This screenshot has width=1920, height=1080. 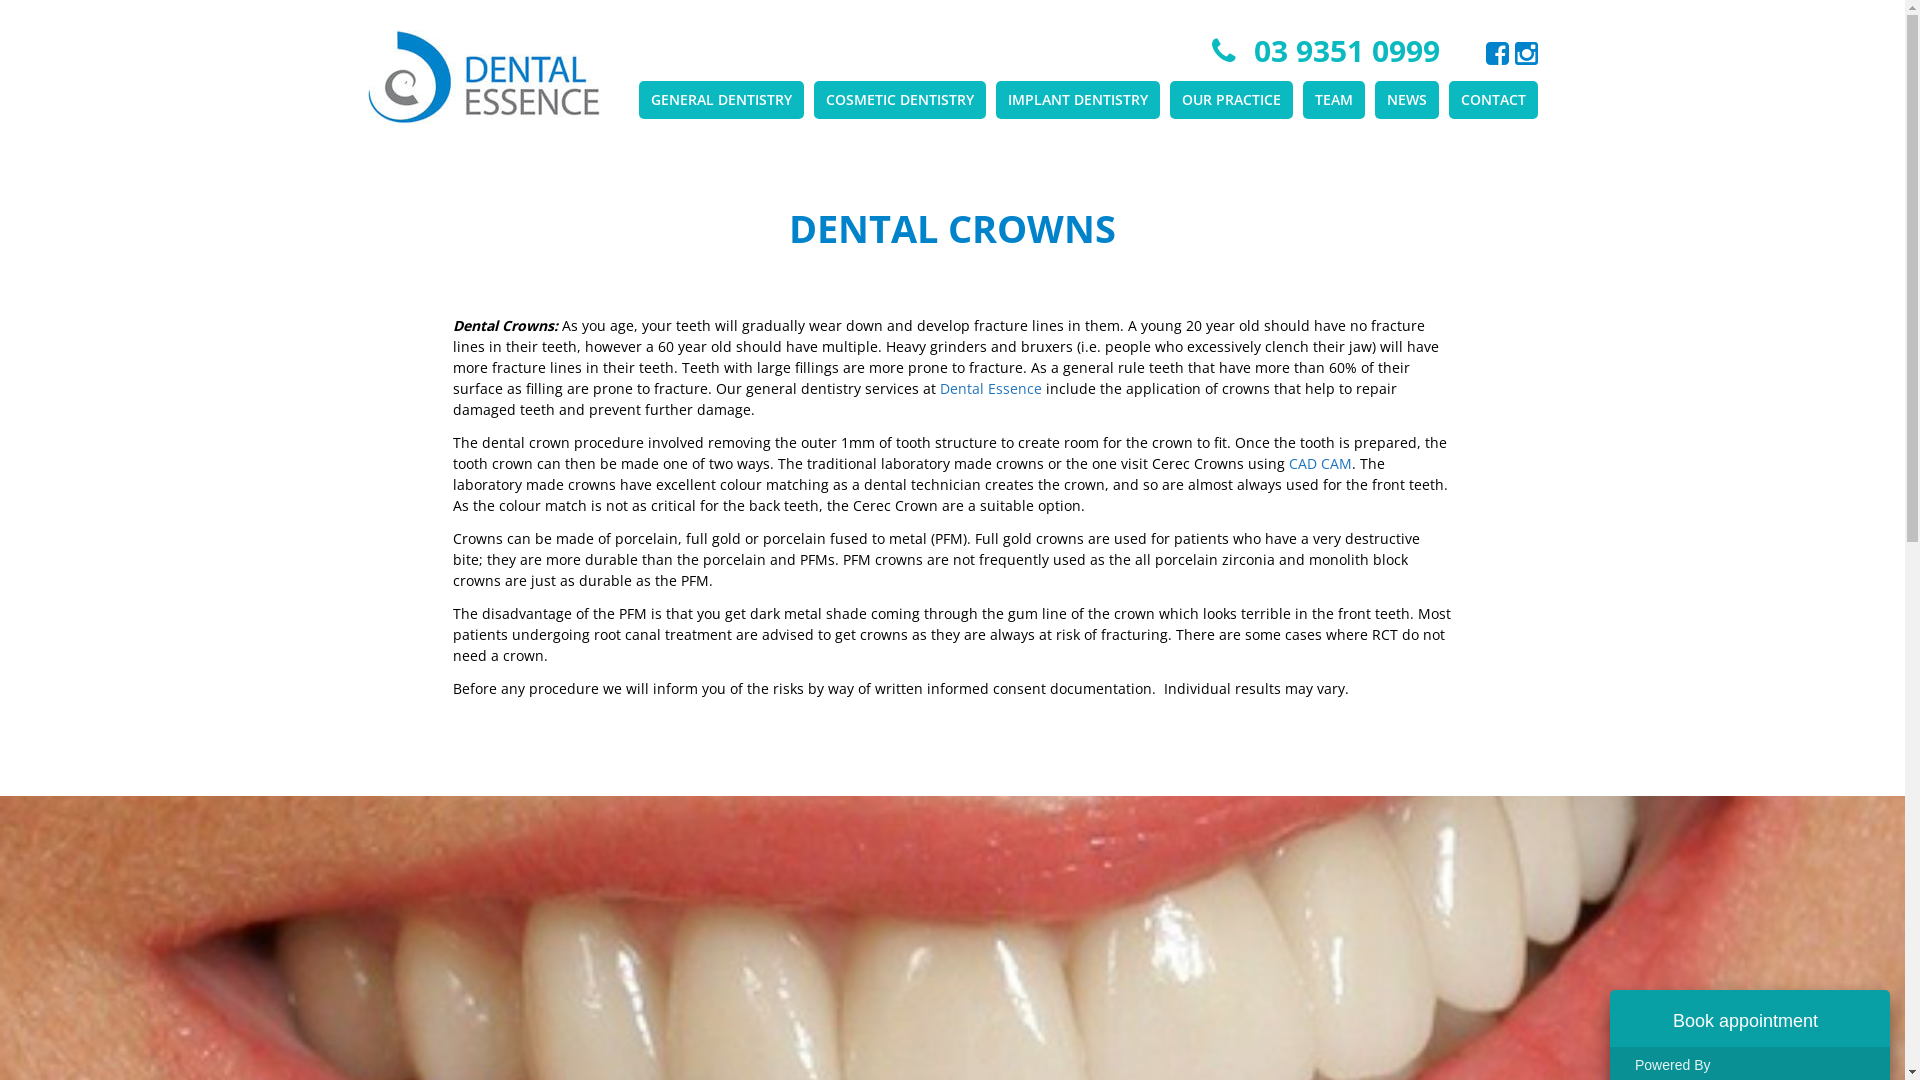 What do you see at coordinates (1492, 100) in the screenshot?
I see `'CONTACT'` at bounding box center [1492, 100].